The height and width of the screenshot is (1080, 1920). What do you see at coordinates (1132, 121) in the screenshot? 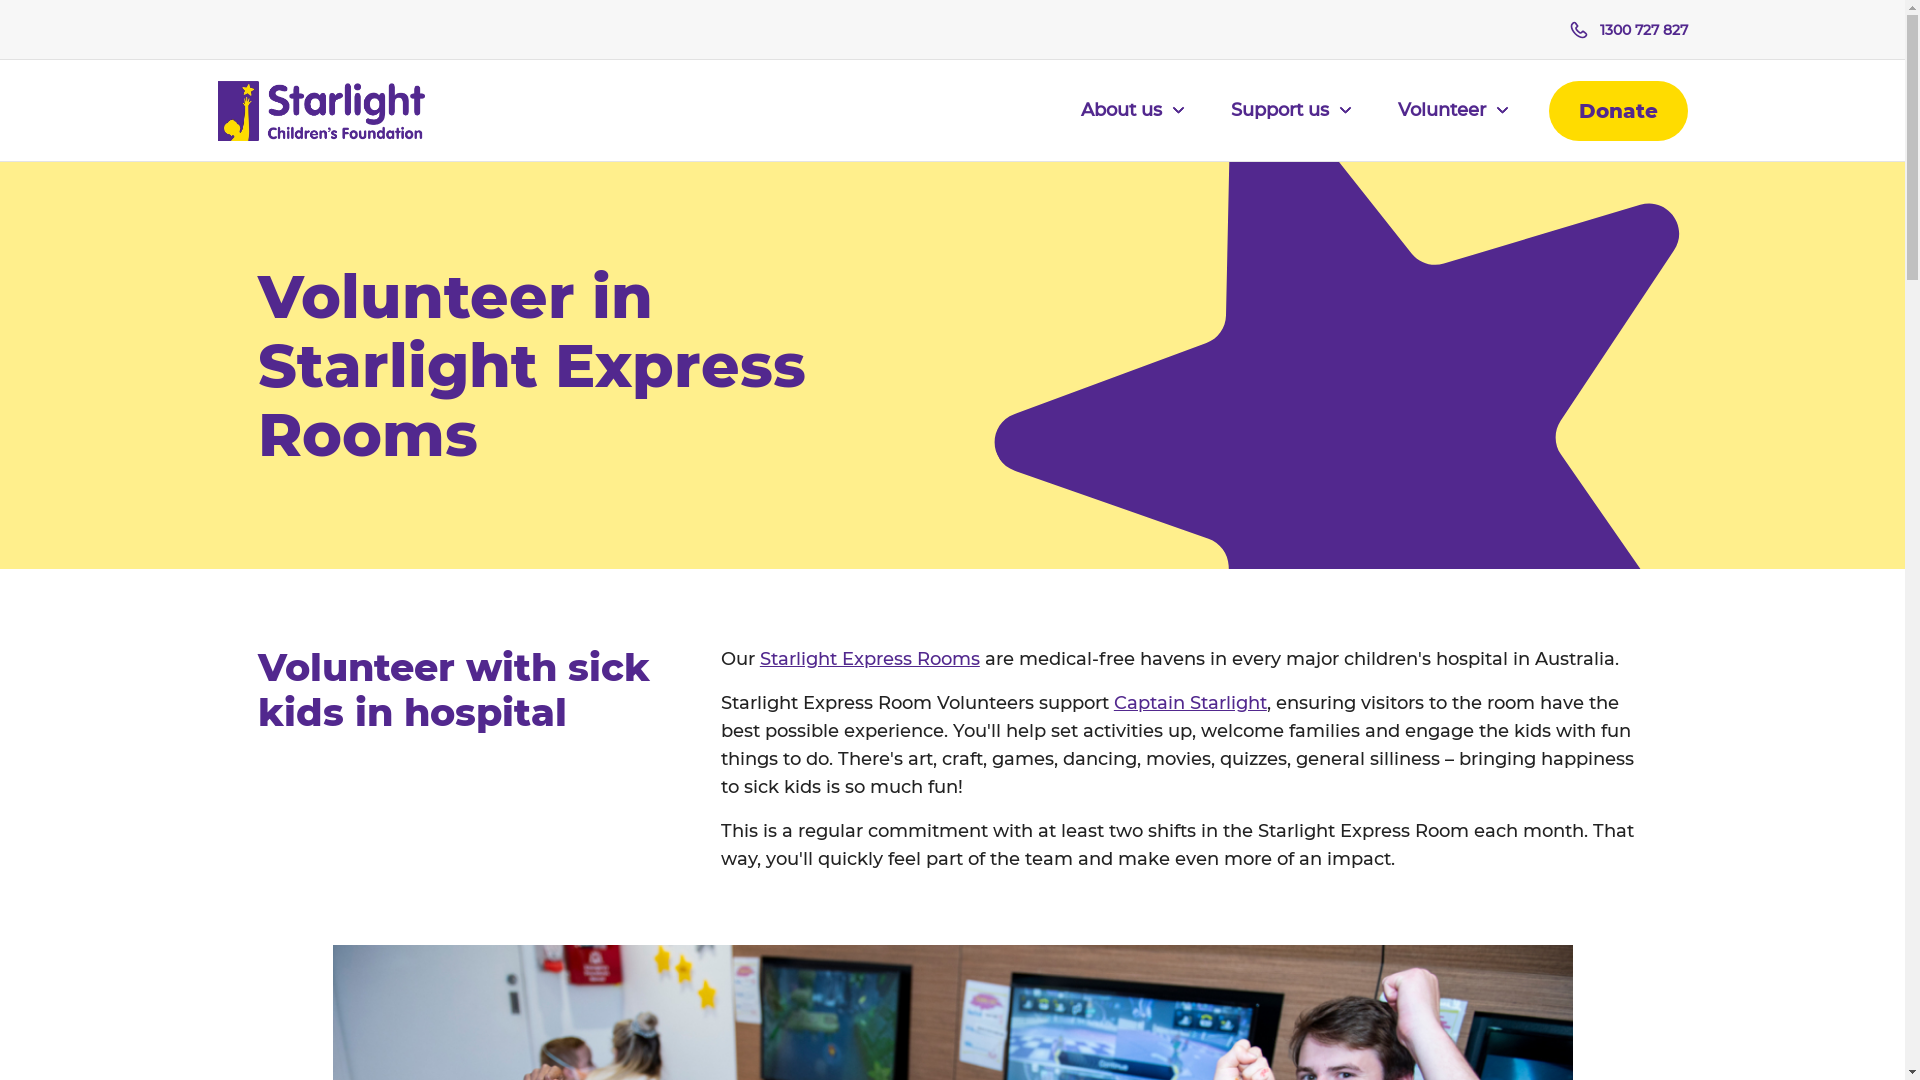
I see `'About us'` at bounding box center [1132, 121].